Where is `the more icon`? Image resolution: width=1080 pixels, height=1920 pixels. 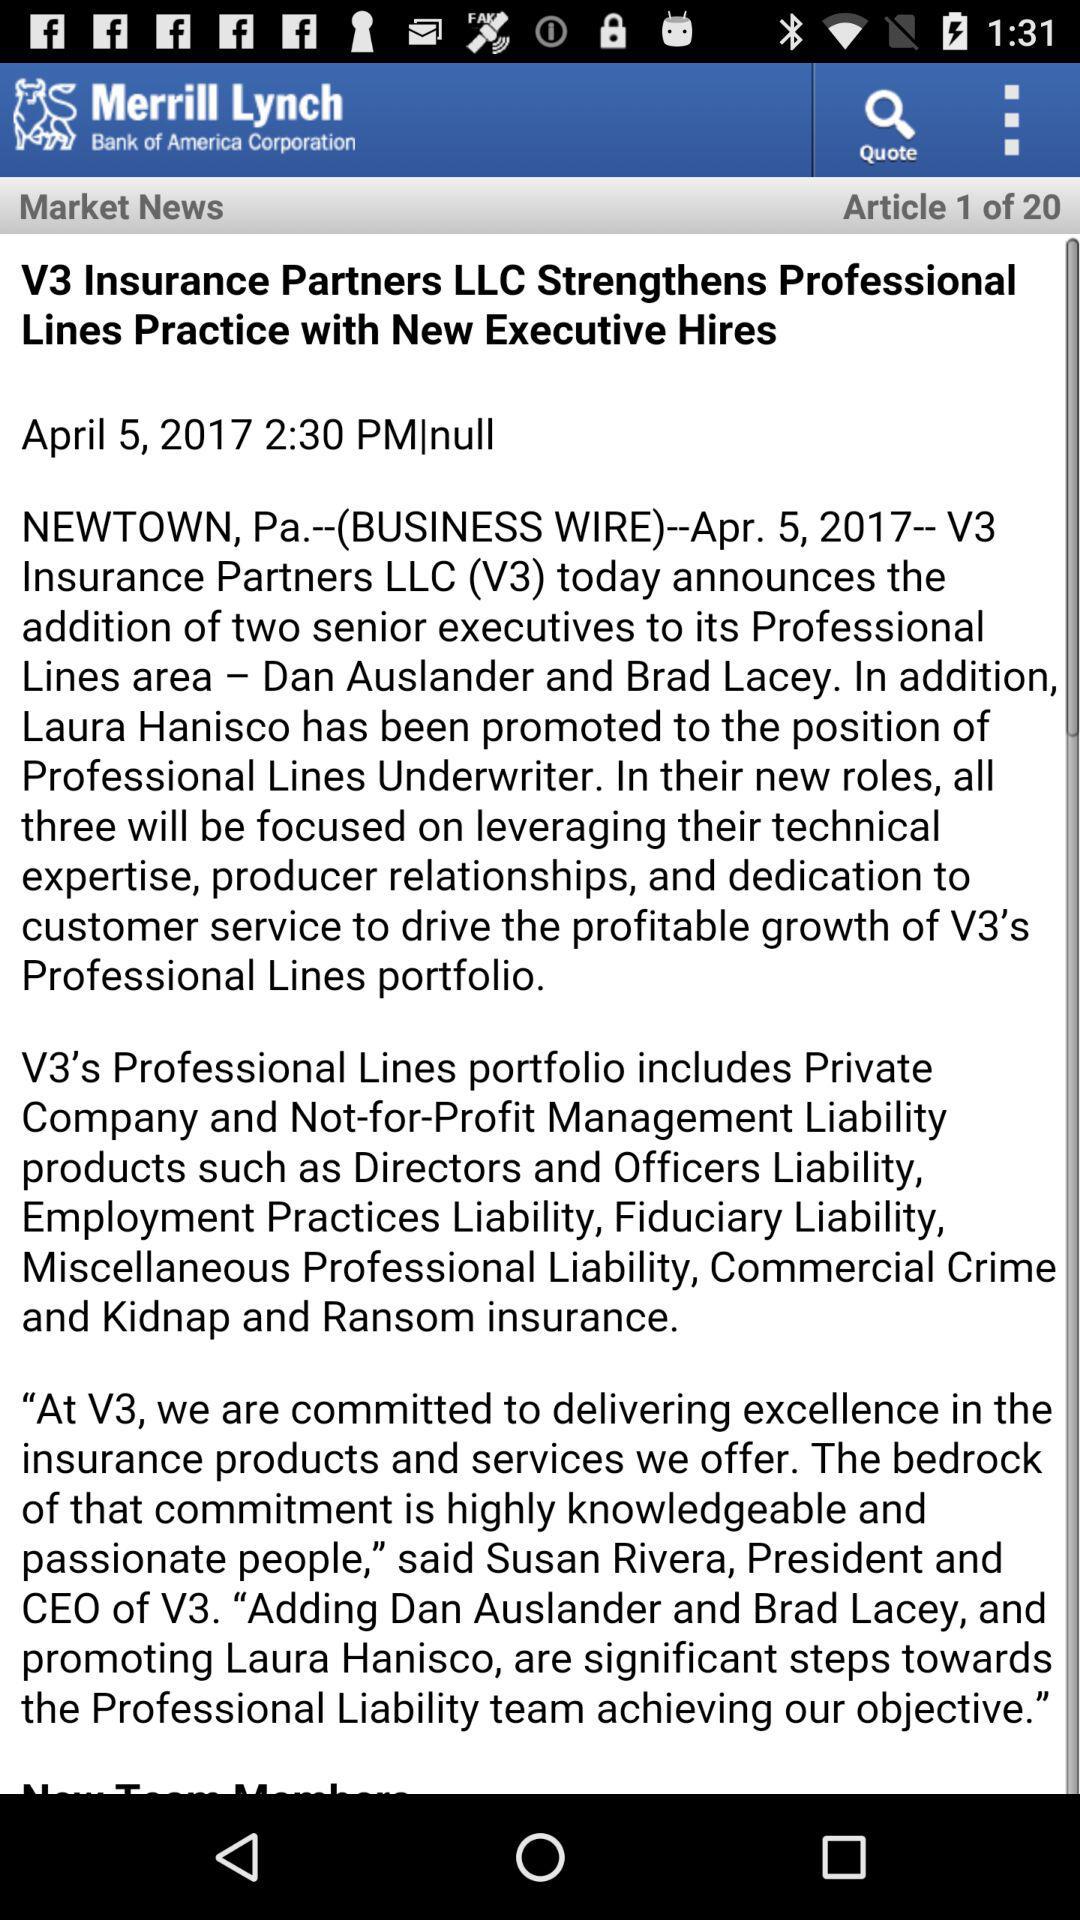
the more icon is located at coordinates (1018, 127).